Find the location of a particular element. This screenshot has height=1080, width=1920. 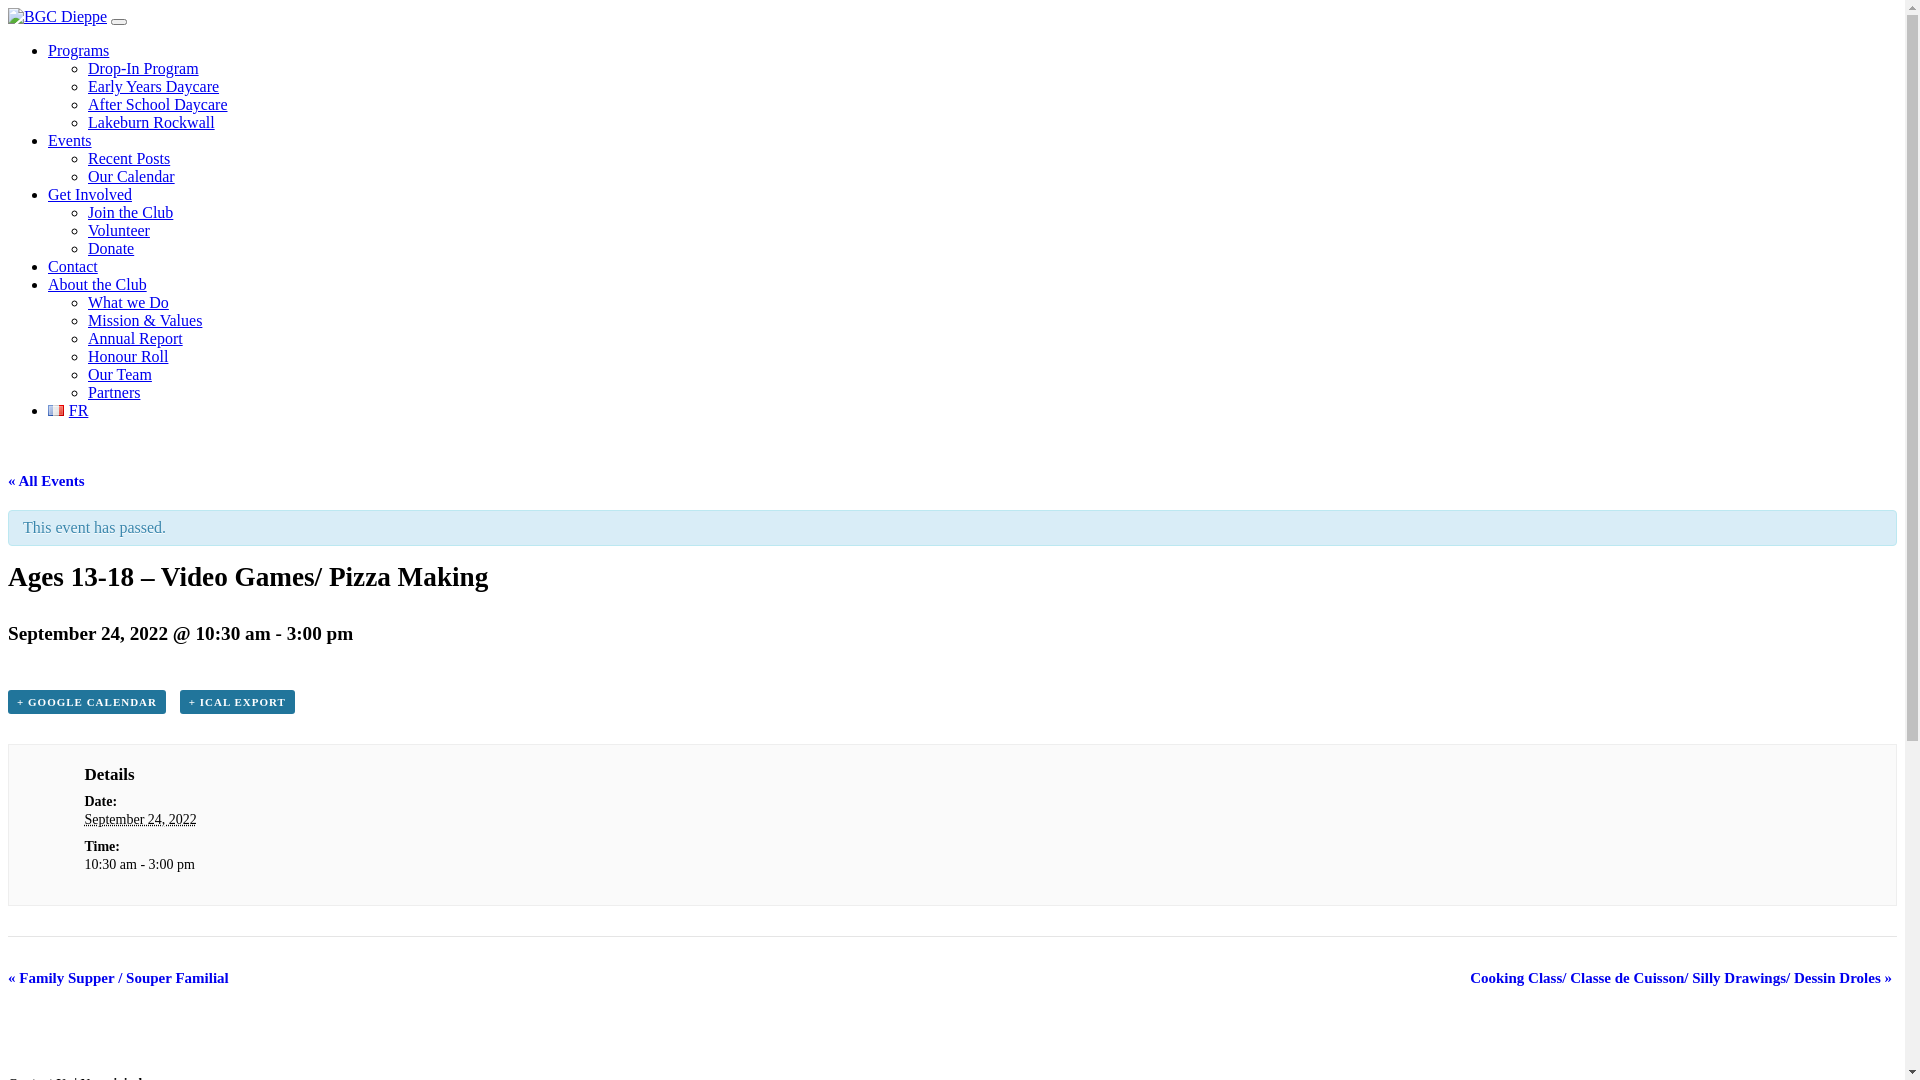

'Lakeburn Rockwall' is located at coordinates (150, 122).